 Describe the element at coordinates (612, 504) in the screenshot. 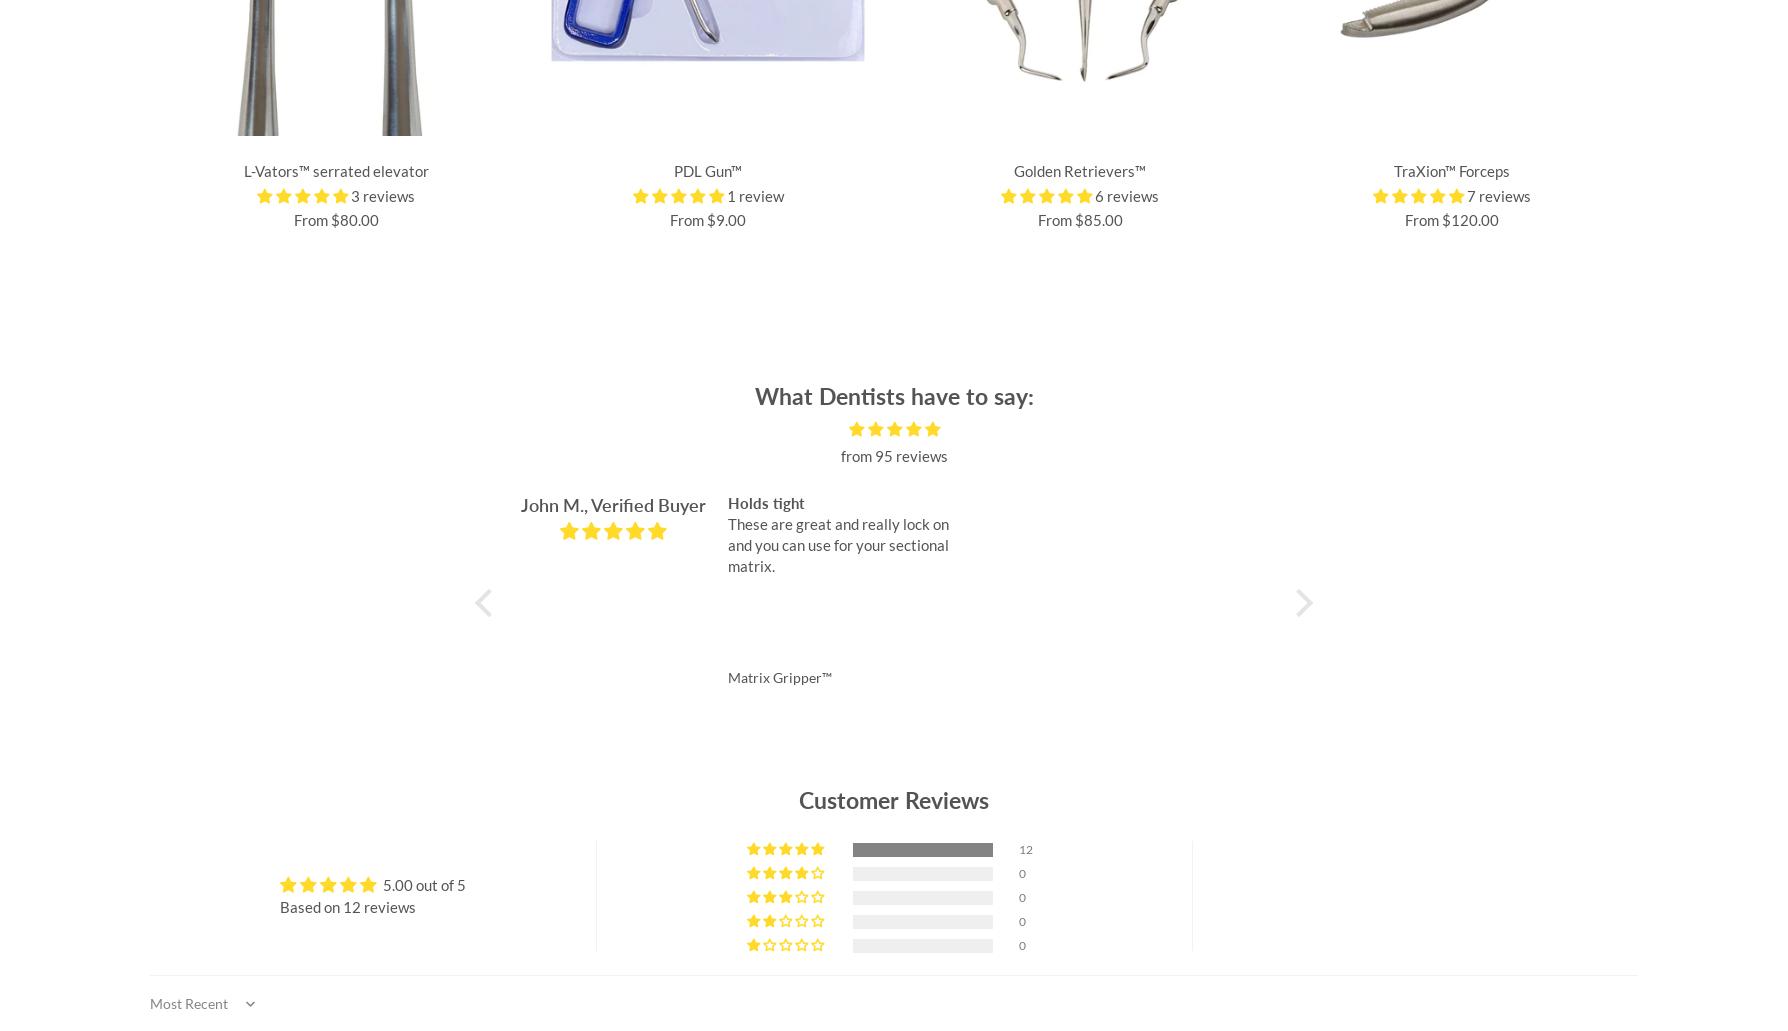

I see `'John M., Verified Buyer'` at that location.